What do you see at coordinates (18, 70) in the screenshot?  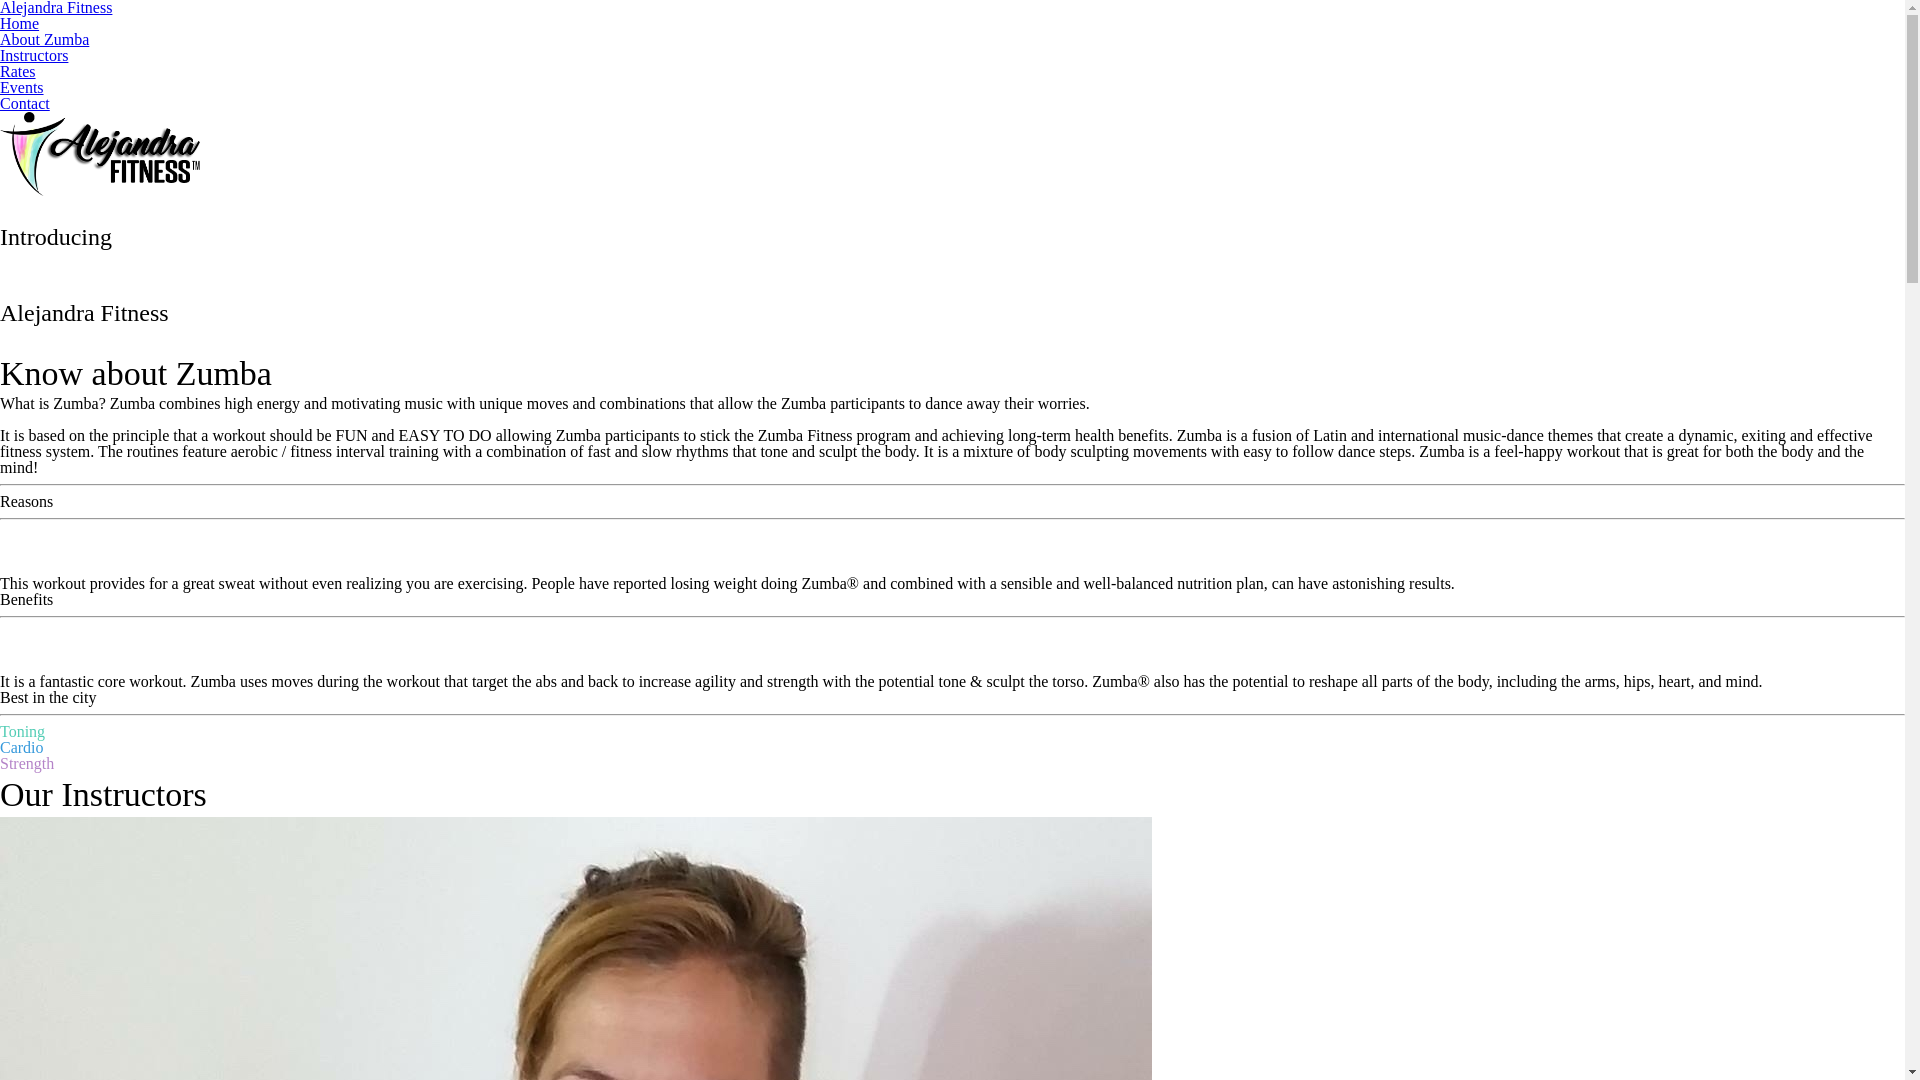 I see `'Rates'` at bounding box center [18, 70].